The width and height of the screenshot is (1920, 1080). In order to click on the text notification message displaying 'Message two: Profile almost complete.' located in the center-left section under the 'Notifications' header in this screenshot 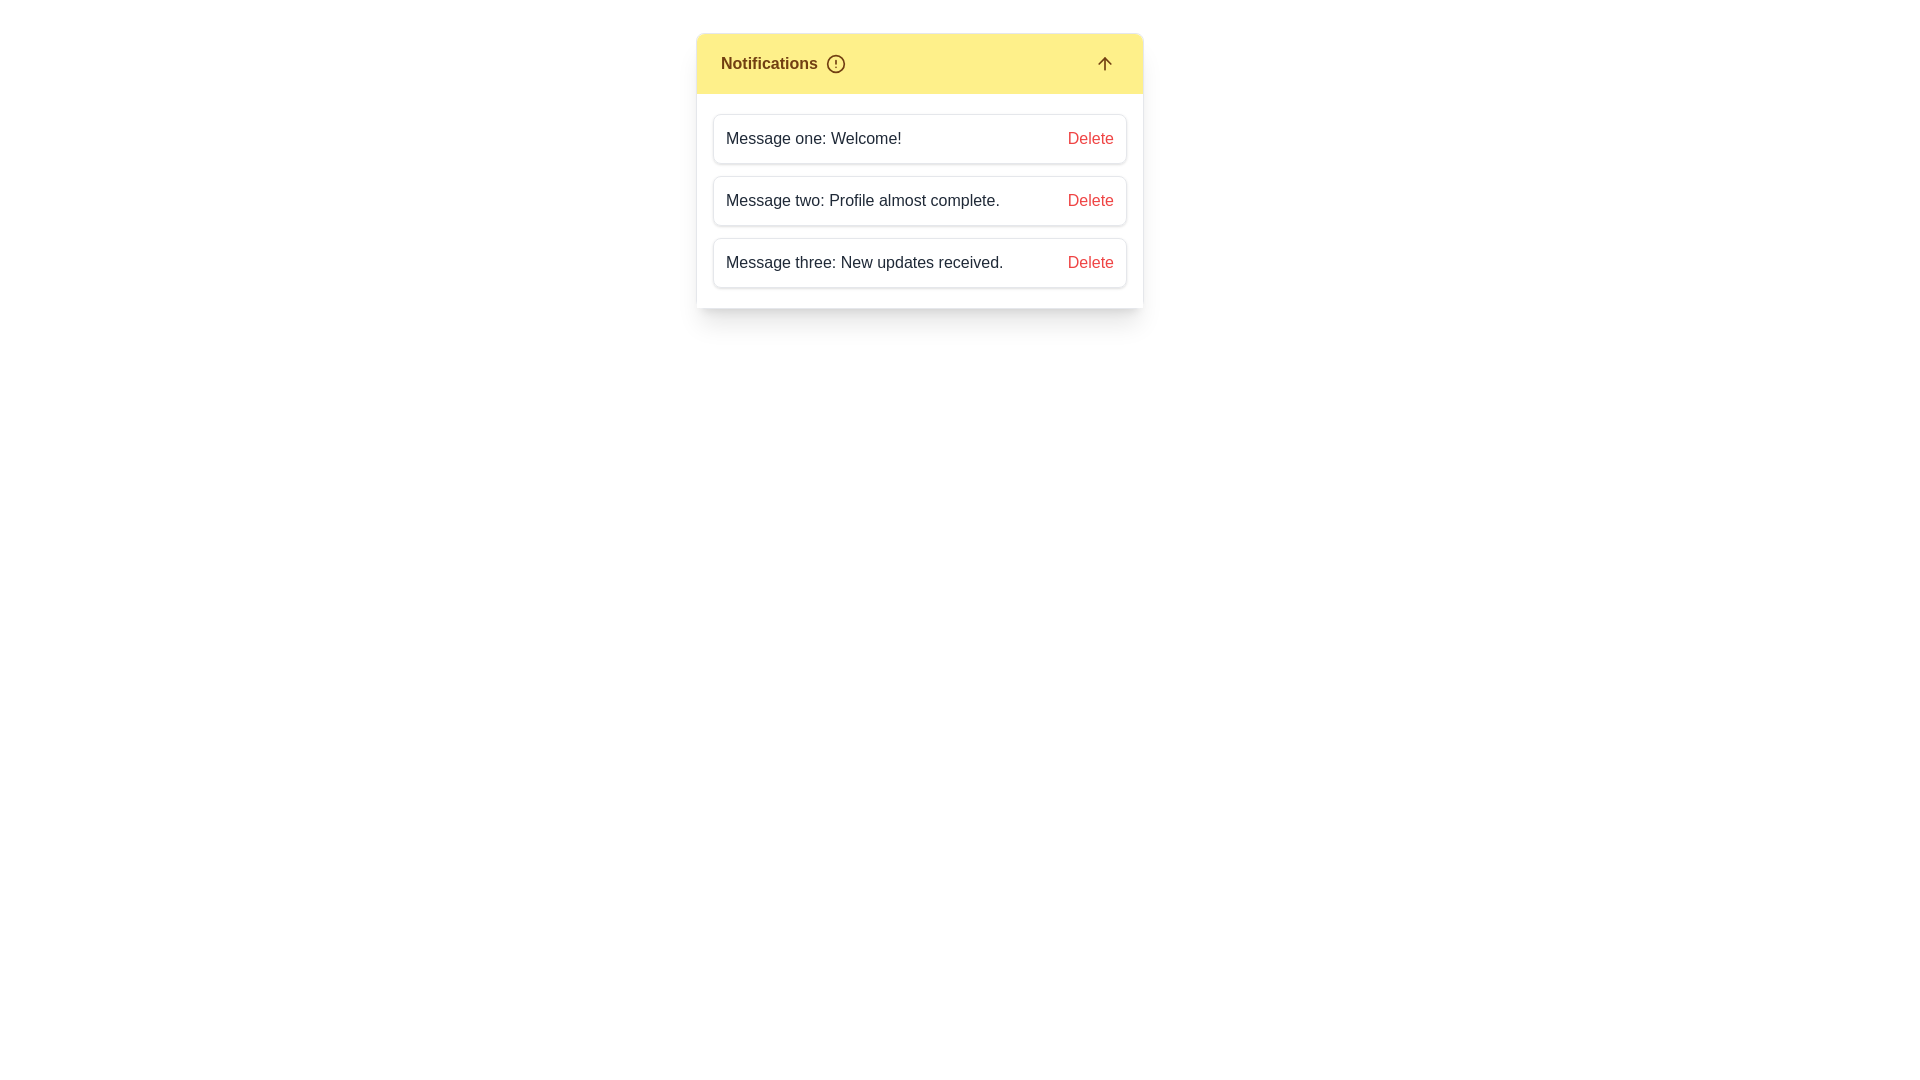, I will do `click(866, 200)`.